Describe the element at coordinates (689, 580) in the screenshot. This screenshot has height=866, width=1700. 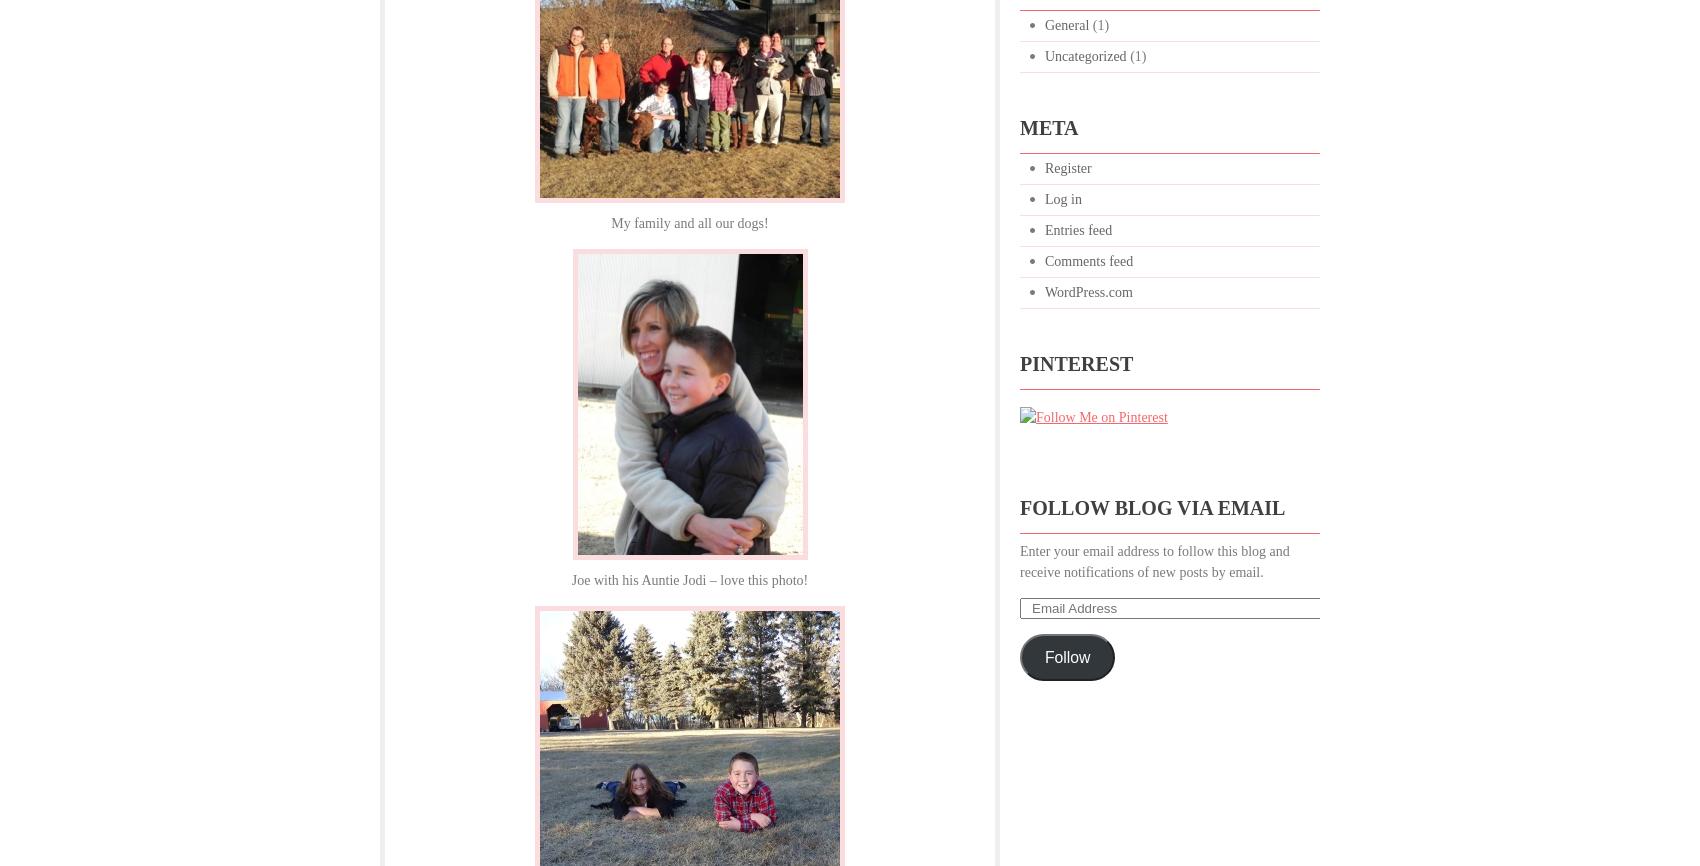
I see `'Joe with his Auntie Jodi – love this photo!'` at that location.